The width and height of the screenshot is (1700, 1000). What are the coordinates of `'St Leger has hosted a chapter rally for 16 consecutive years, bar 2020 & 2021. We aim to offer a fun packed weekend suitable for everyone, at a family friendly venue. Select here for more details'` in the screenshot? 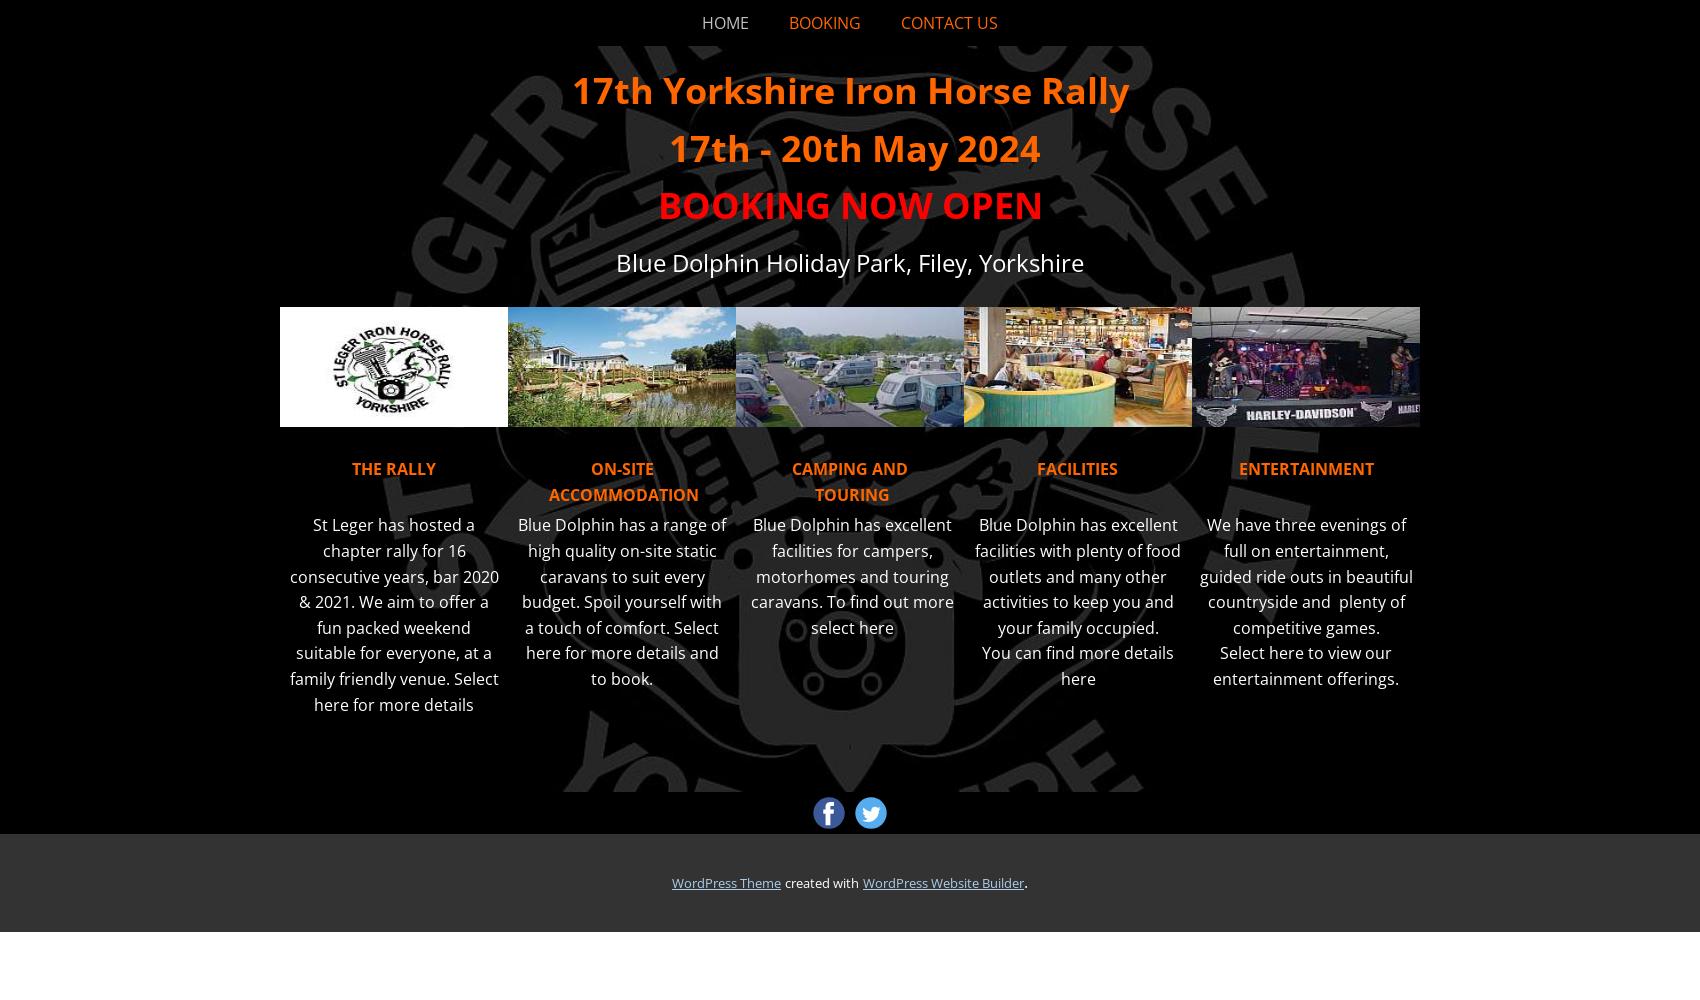 It's located at (392, 613).